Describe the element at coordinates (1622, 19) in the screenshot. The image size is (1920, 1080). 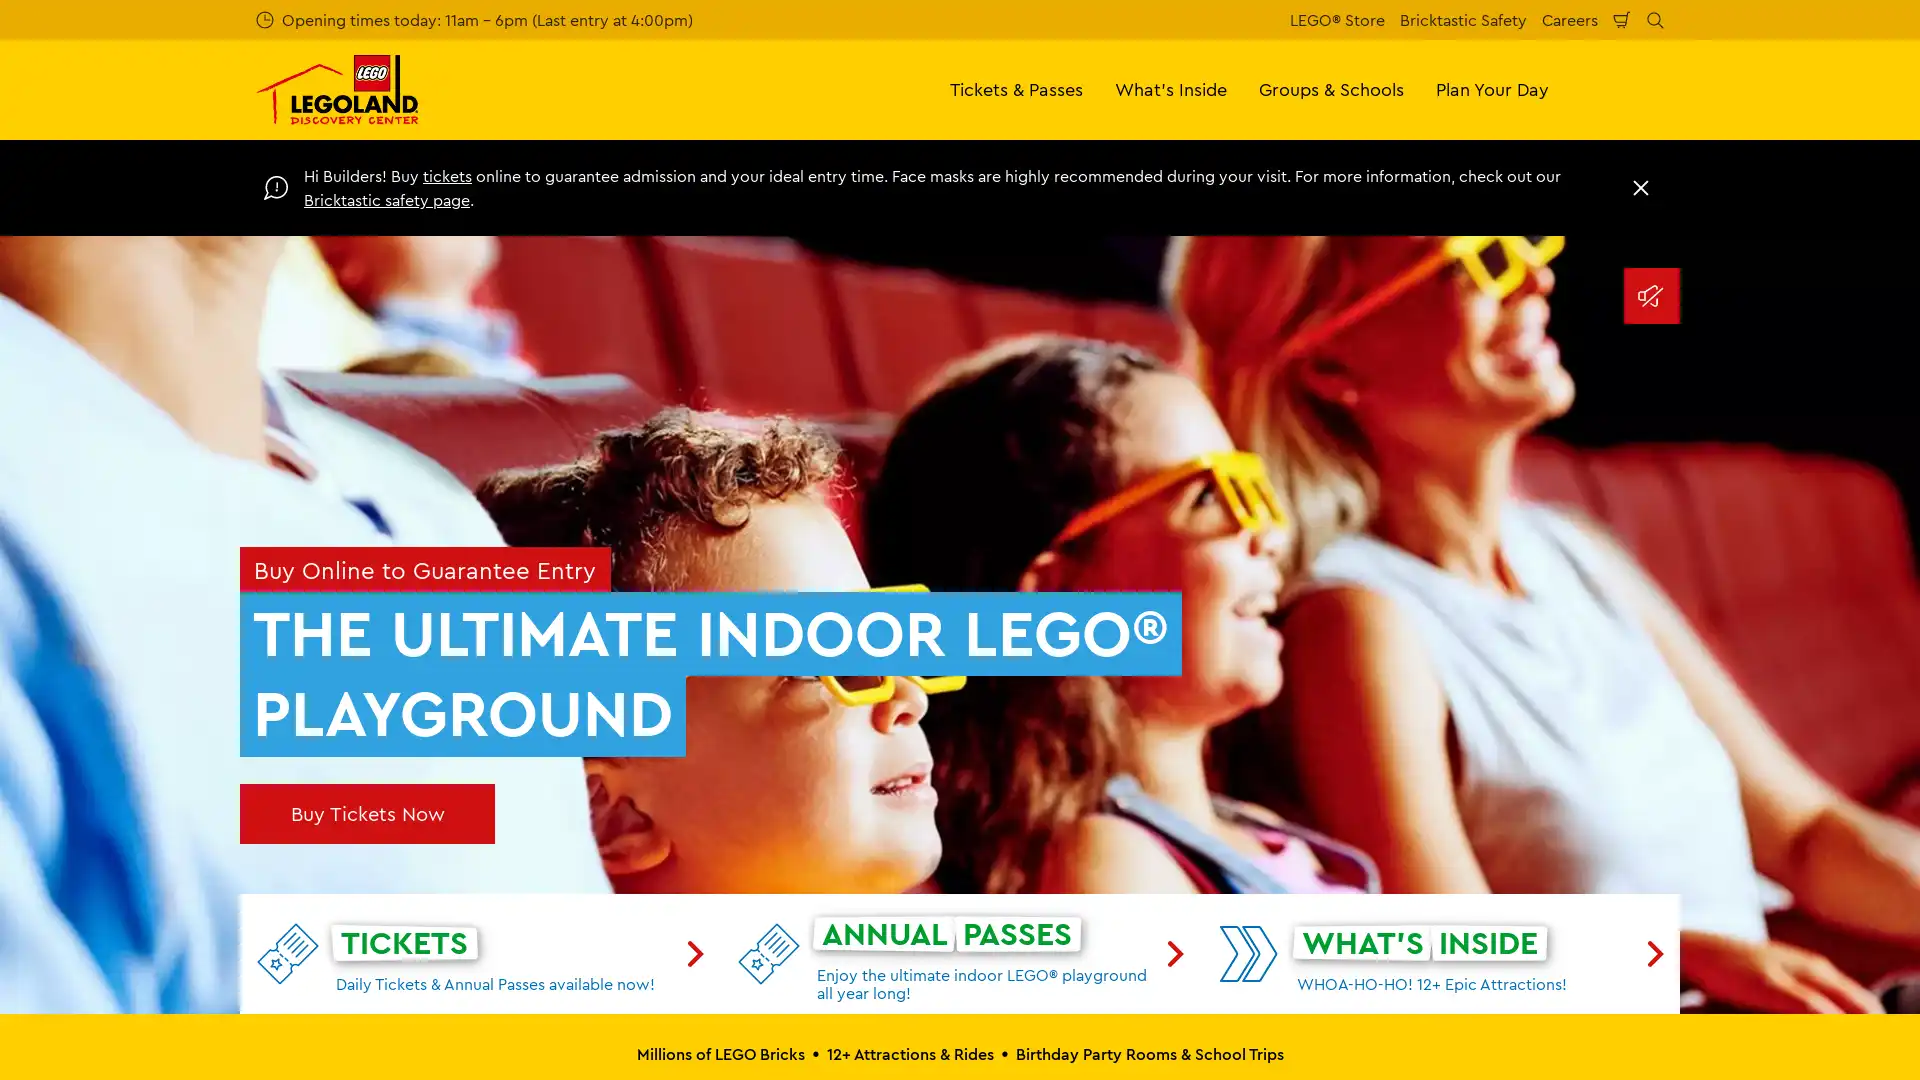
I see `Shopping Cart` at that location.